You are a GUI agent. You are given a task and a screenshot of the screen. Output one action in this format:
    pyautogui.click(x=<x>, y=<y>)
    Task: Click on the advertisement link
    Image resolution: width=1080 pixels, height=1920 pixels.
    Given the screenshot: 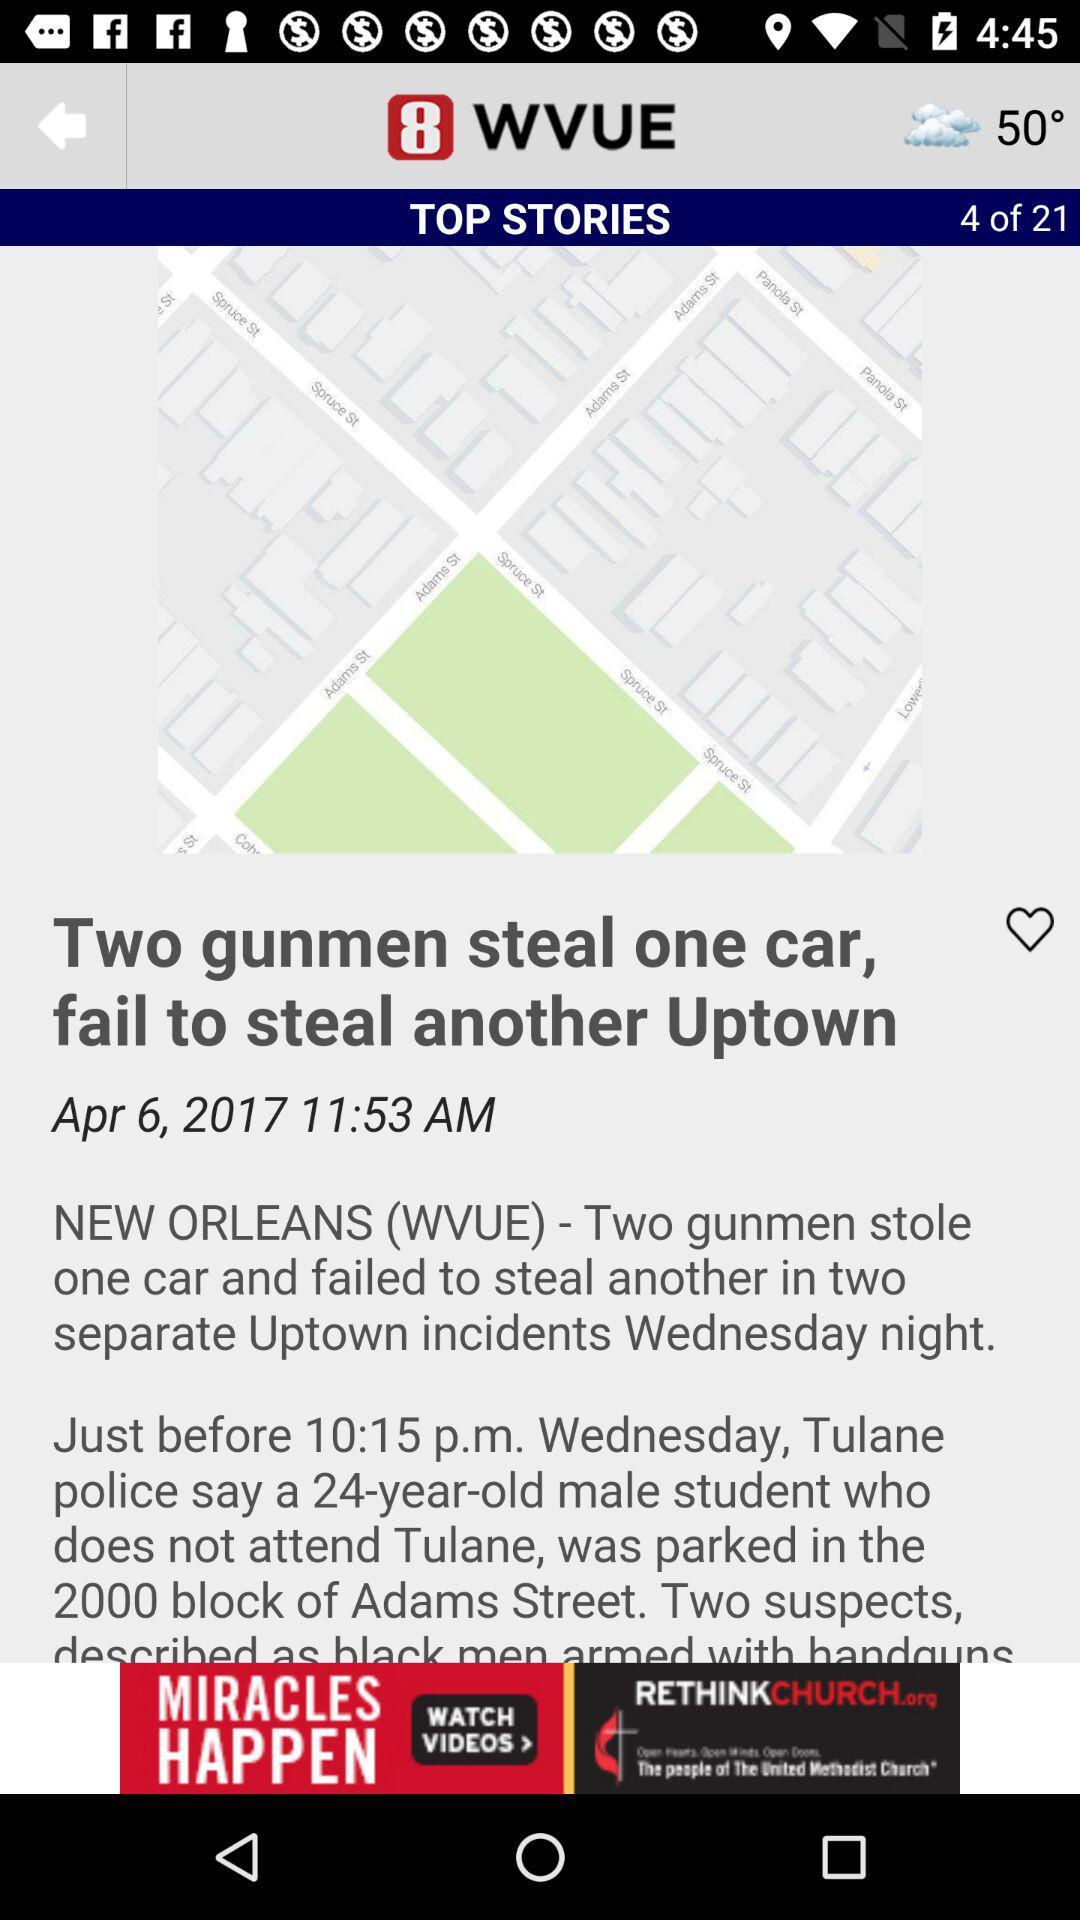 What is the action you would take?
    pyautogui.click(x=540, y=1727)
    